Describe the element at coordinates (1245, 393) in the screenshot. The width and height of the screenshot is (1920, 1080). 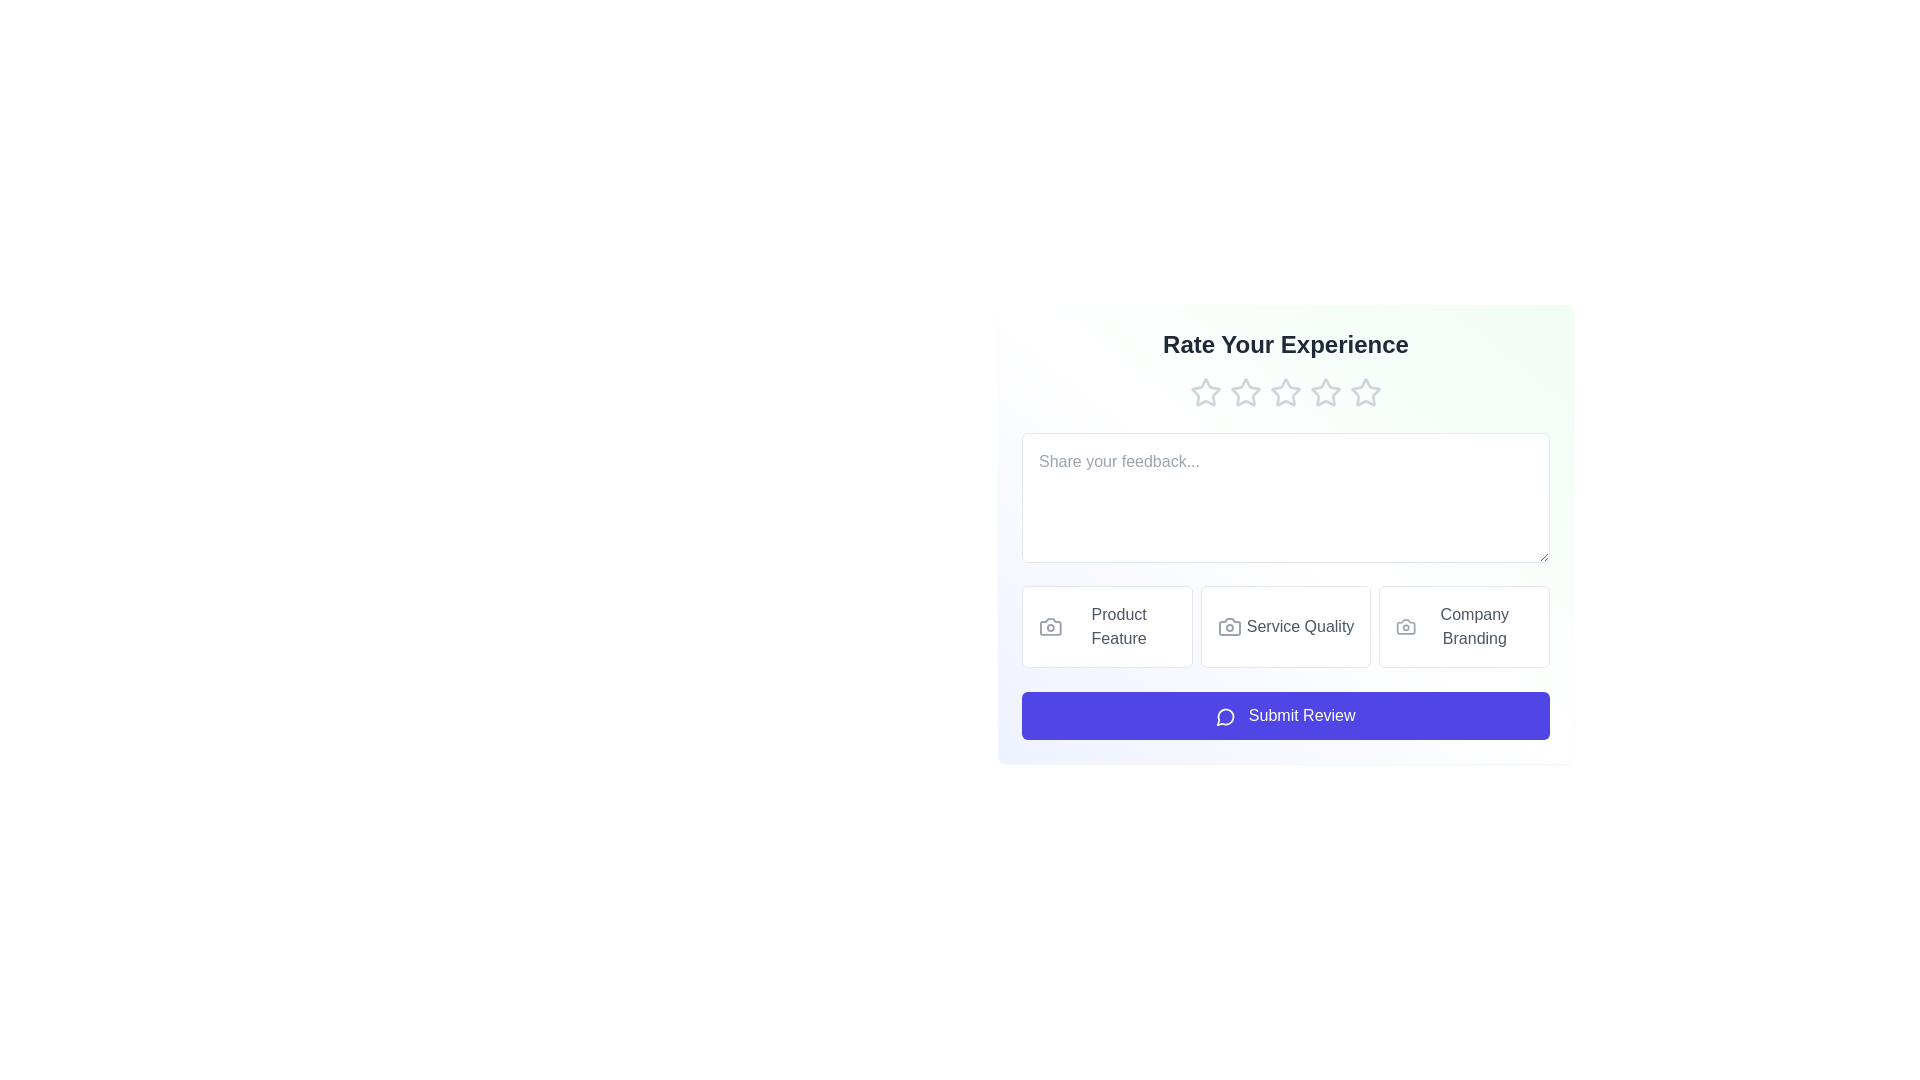
I see `the star corresponding to the rating 2 to set it` at that location.